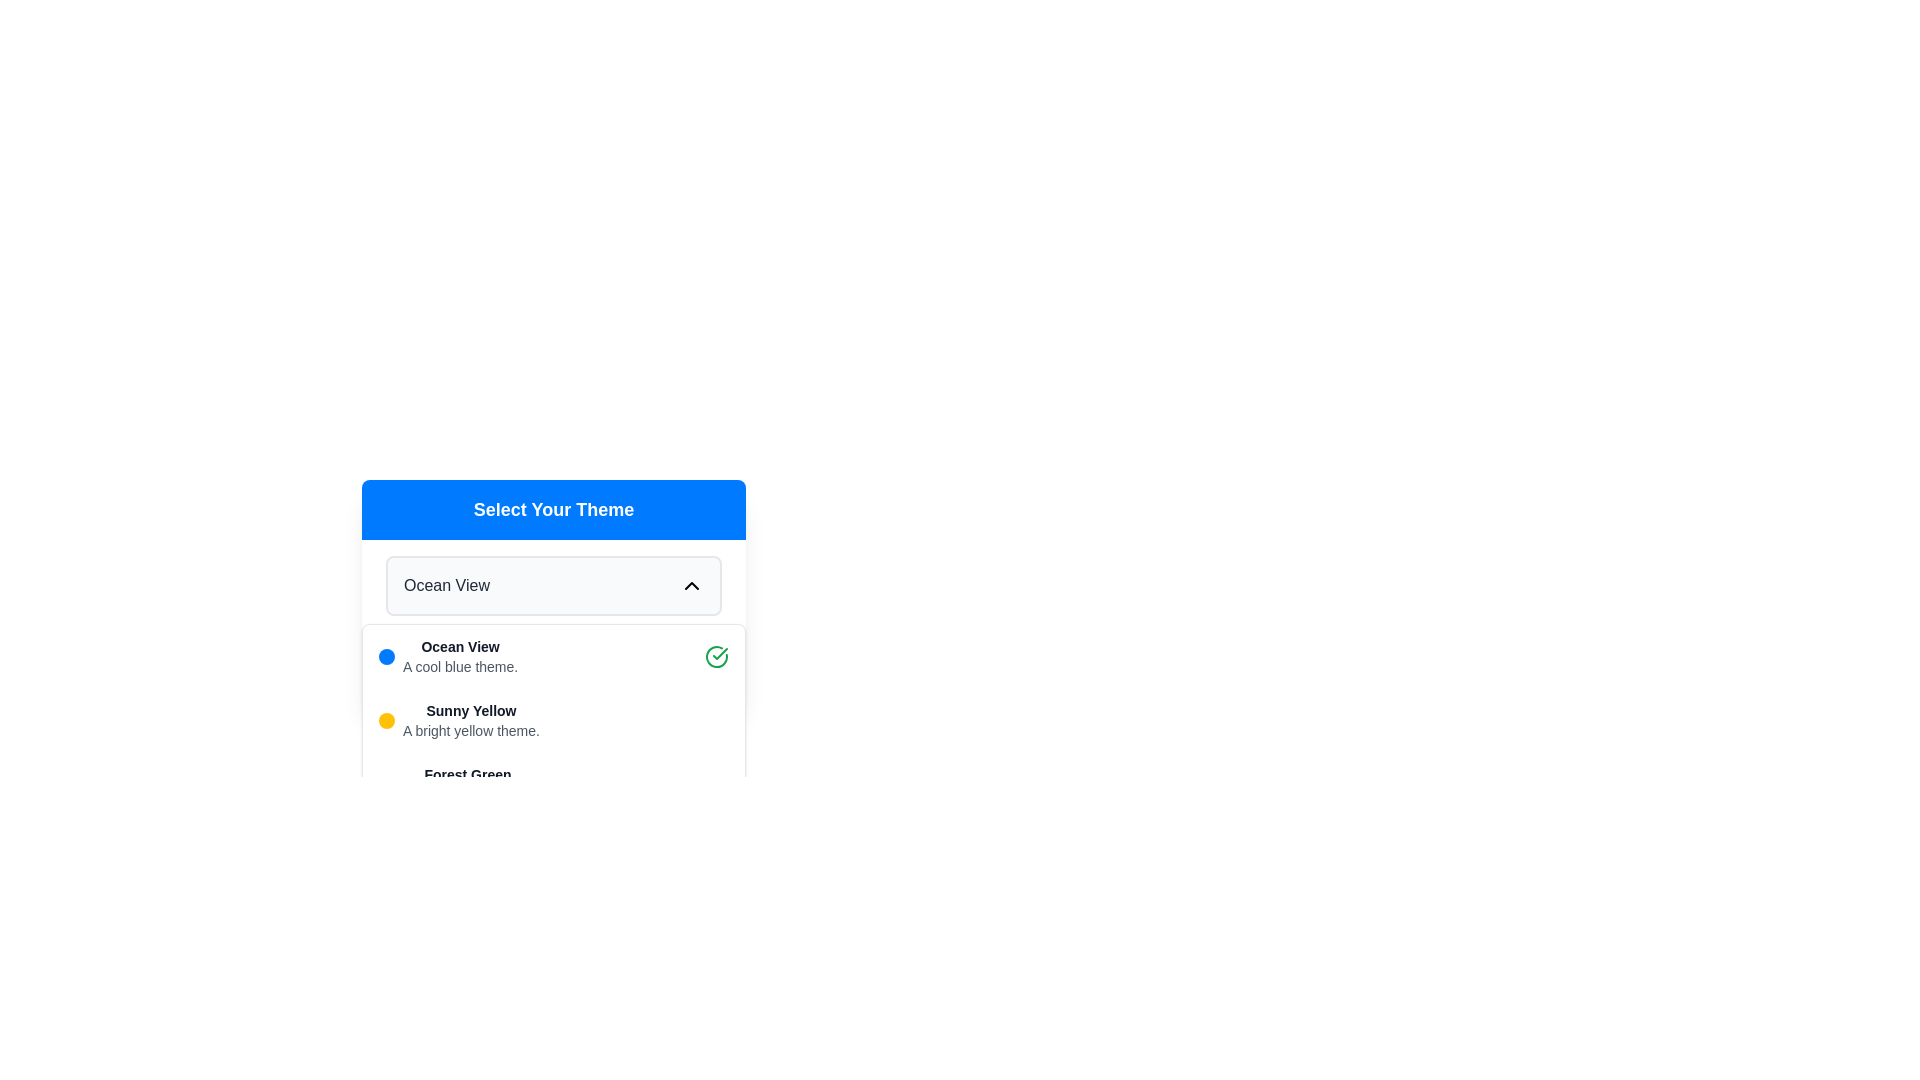 This screenshot has height=1080, width=1920. What do you see at coordinates (553, 656) in the screenshot?
I see `the dropdown list item representing the theme option 'Ocean View'` at bounding box center [553, 656].